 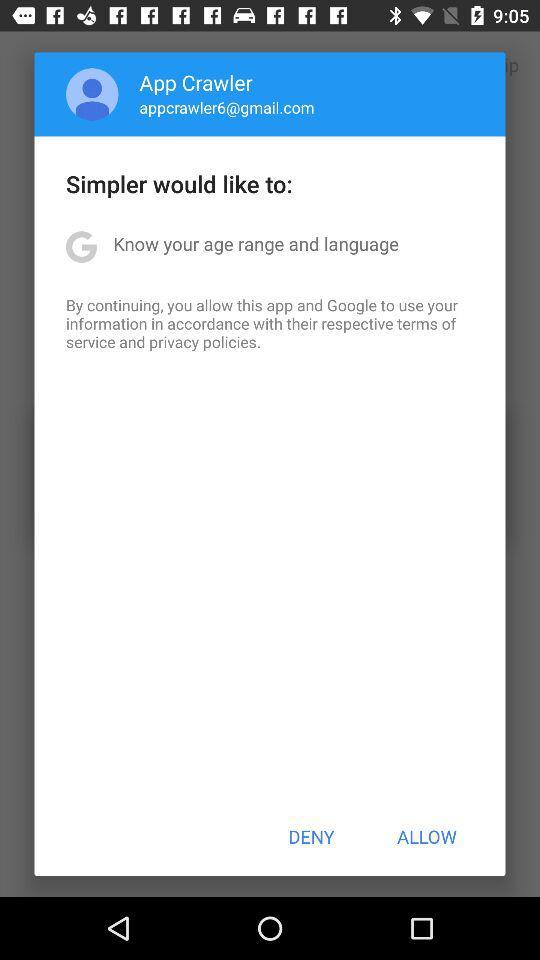 I want to click on app crawler item, so click(x=196, y=82).